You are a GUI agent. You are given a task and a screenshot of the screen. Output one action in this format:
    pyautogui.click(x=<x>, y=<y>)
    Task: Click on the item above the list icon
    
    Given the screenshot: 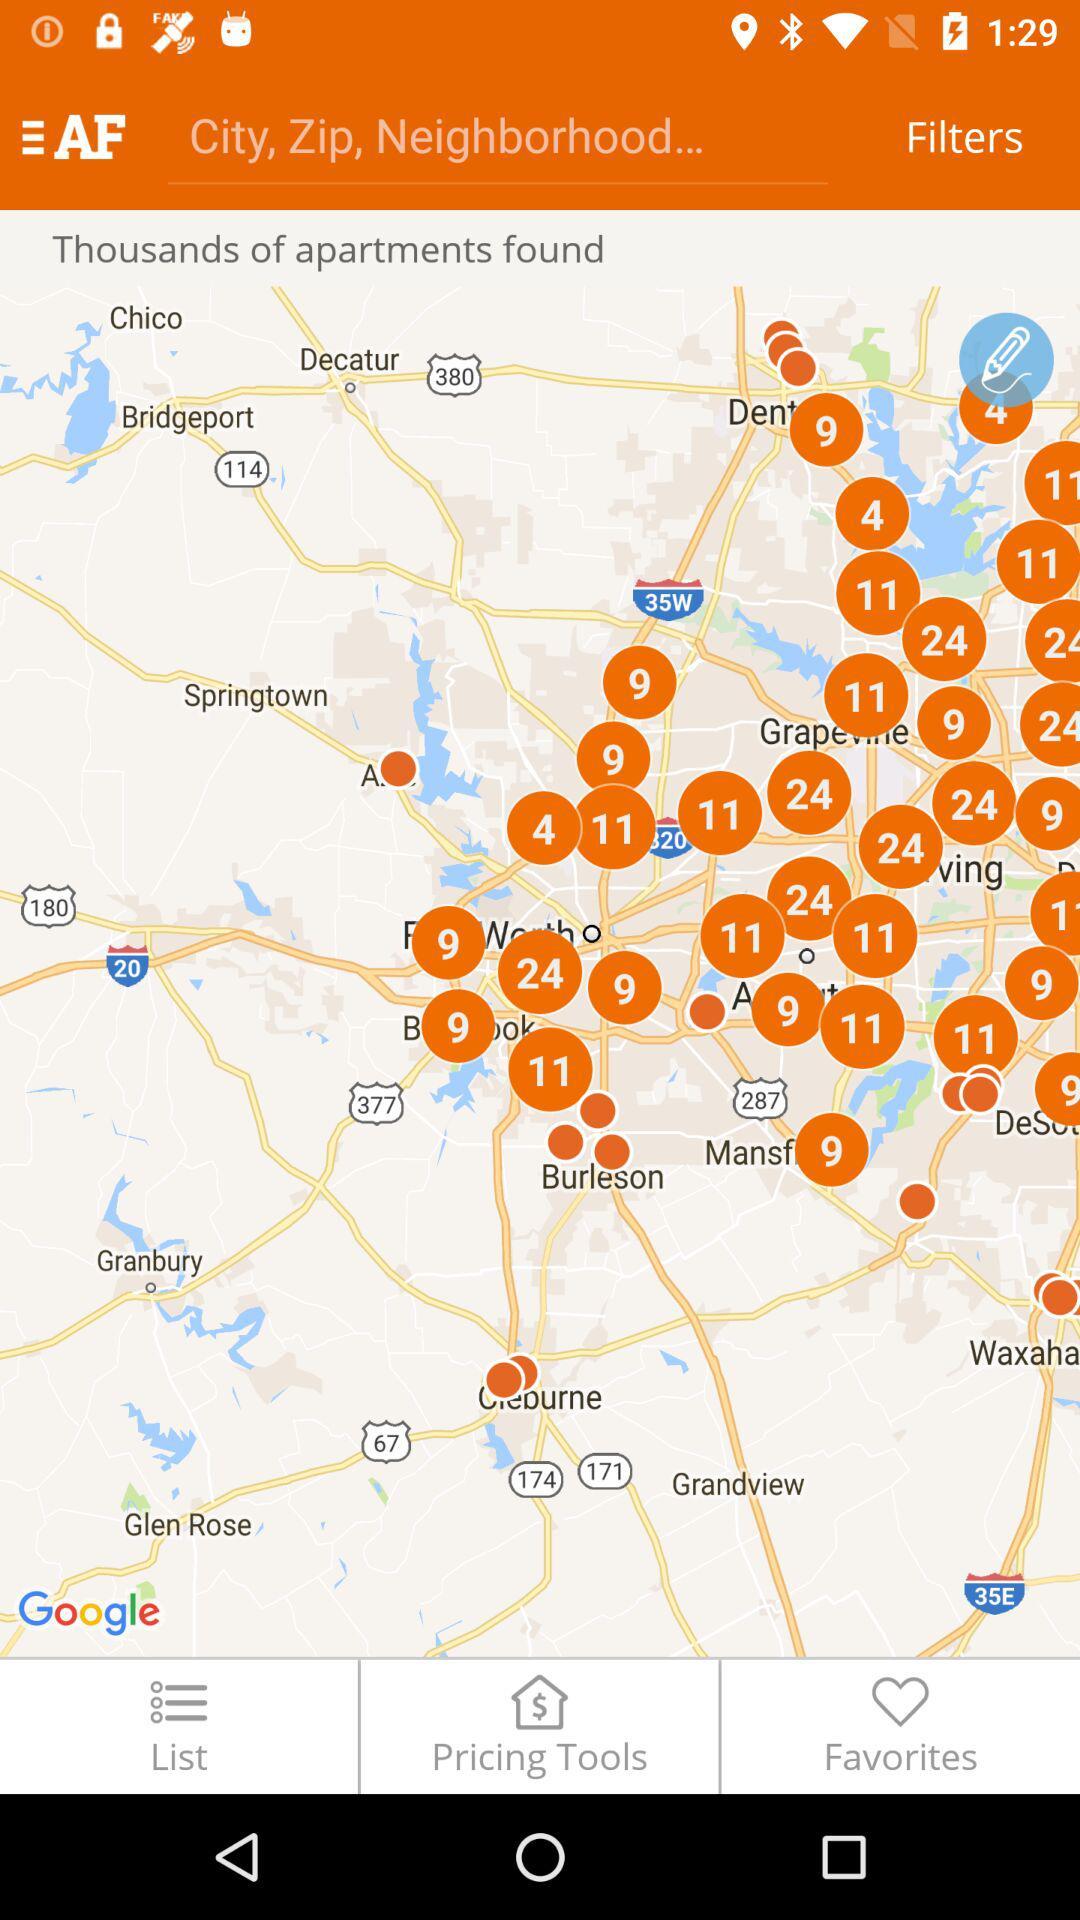 What is the action you would take?
    pyautogui.click(x=540, y=971)
    